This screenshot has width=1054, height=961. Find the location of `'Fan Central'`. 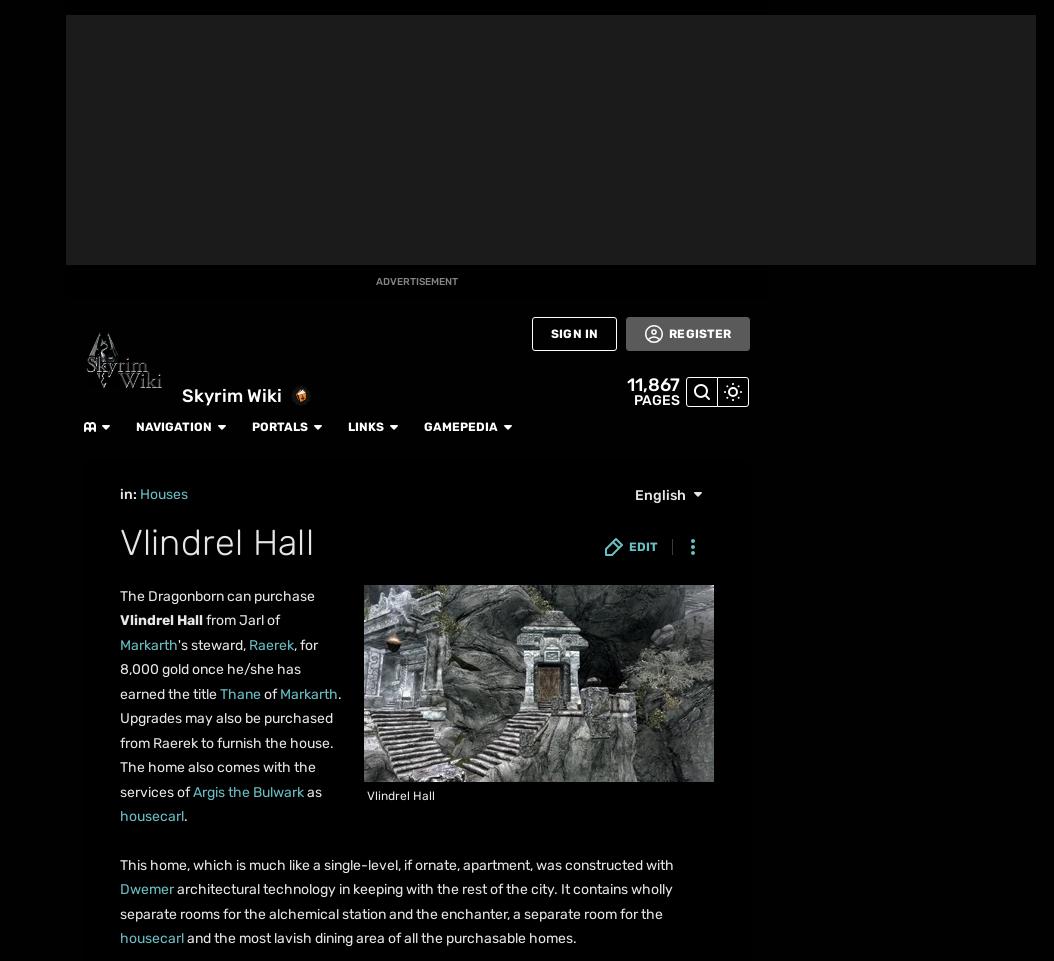

'Fan Central' is located at coordinates (10, 192).